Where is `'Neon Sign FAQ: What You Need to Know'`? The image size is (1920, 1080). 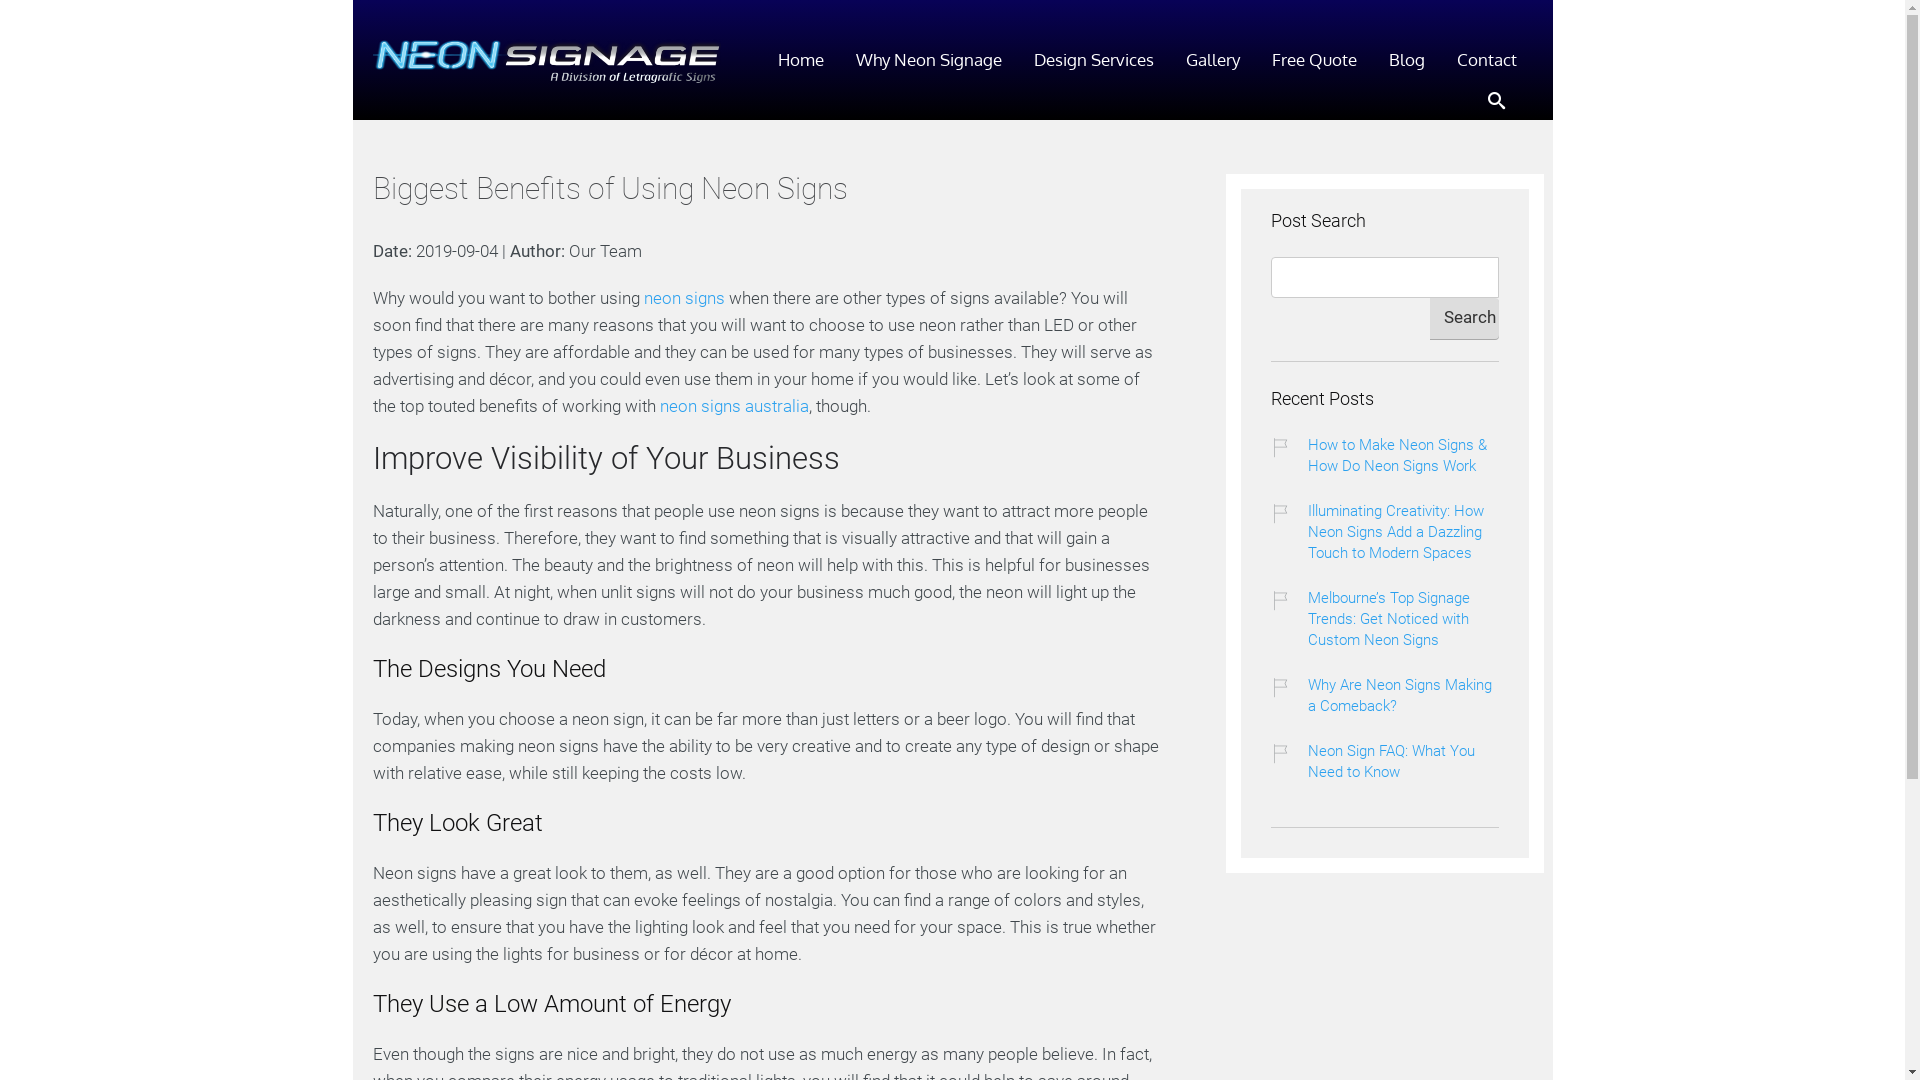
'Neon Sign FAQ: What You Need to Know' is located at coordinates (1402, 762).